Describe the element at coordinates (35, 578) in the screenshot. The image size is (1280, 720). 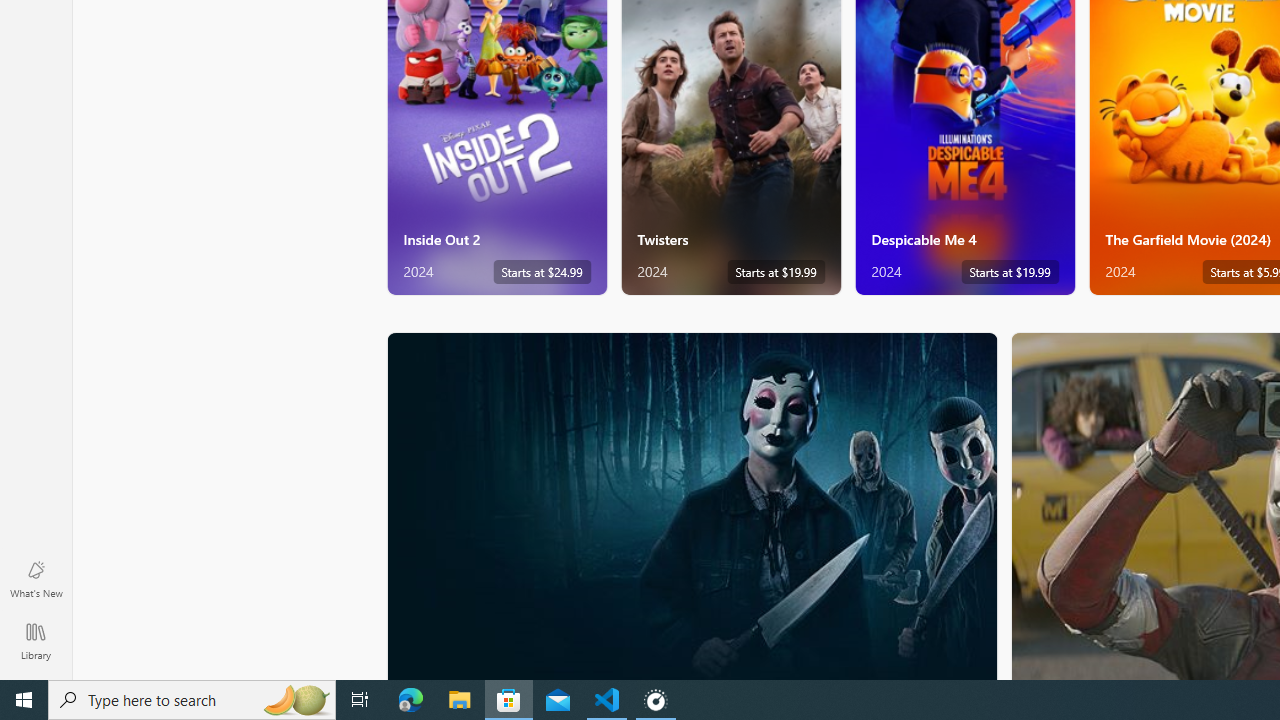
I see `'What'` at that location.